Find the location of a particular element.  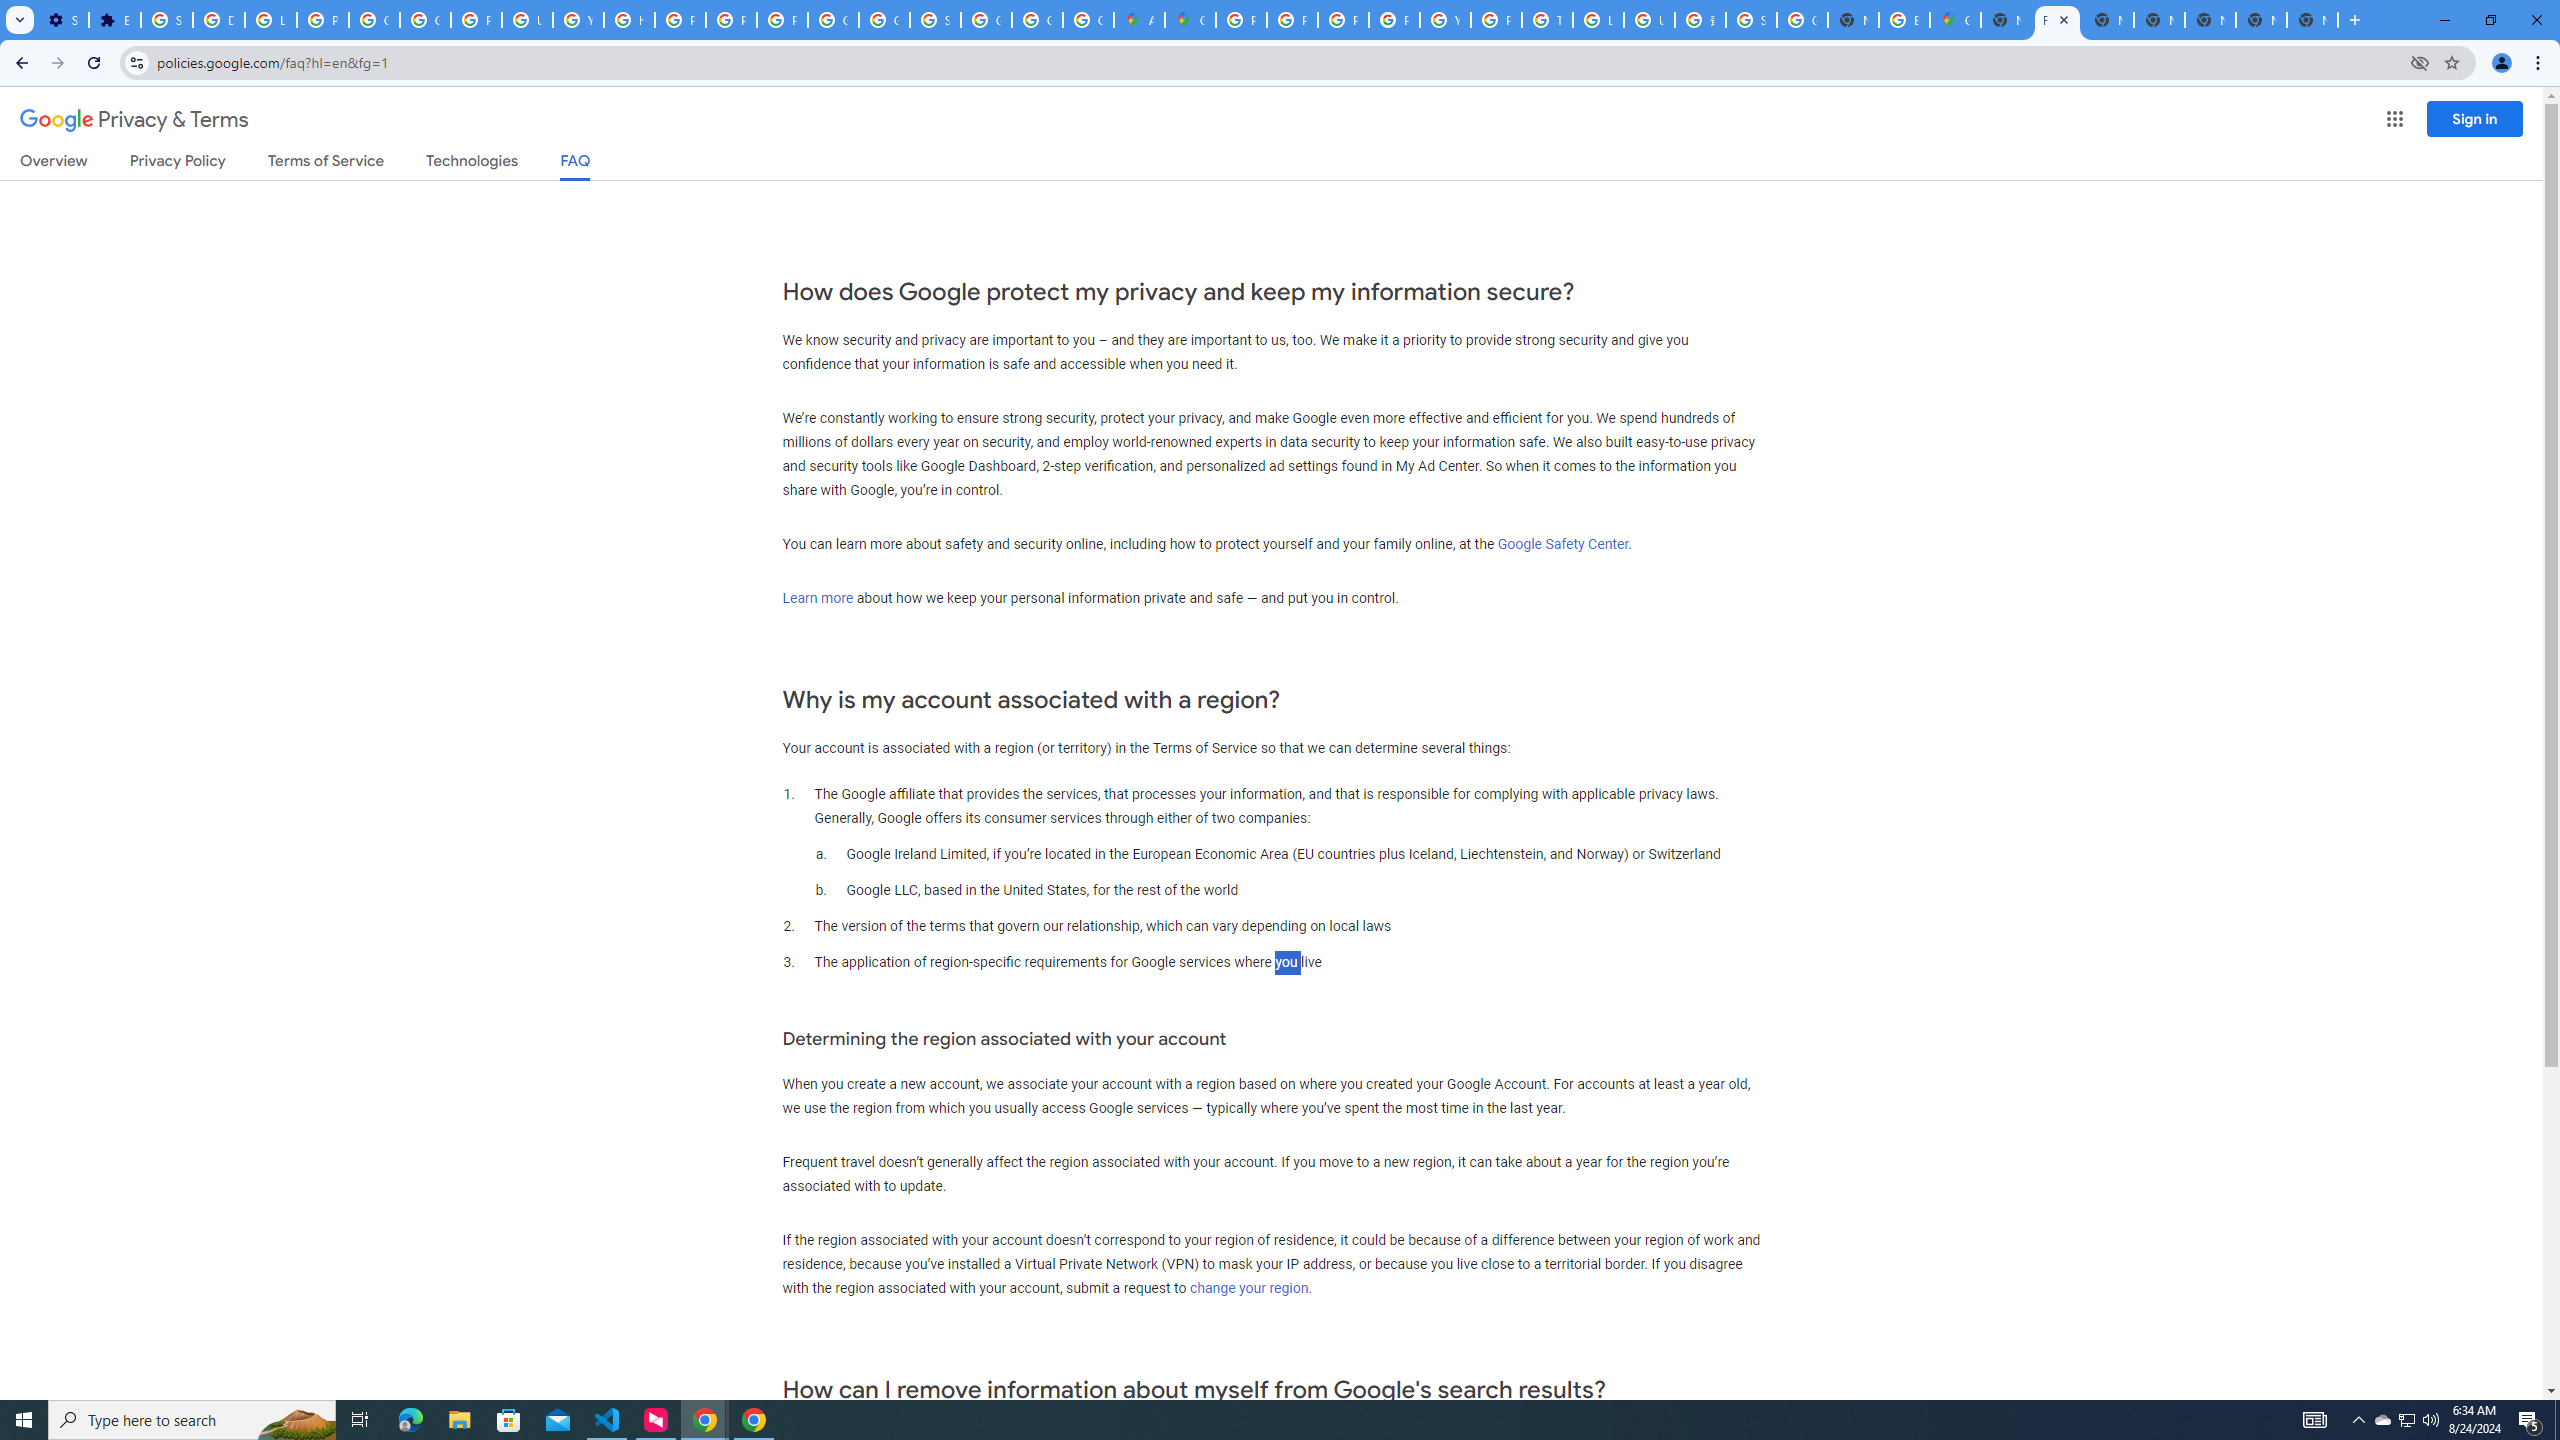

'Privacy Help Center - Policies Help' is located at coordinates (1291, 19).